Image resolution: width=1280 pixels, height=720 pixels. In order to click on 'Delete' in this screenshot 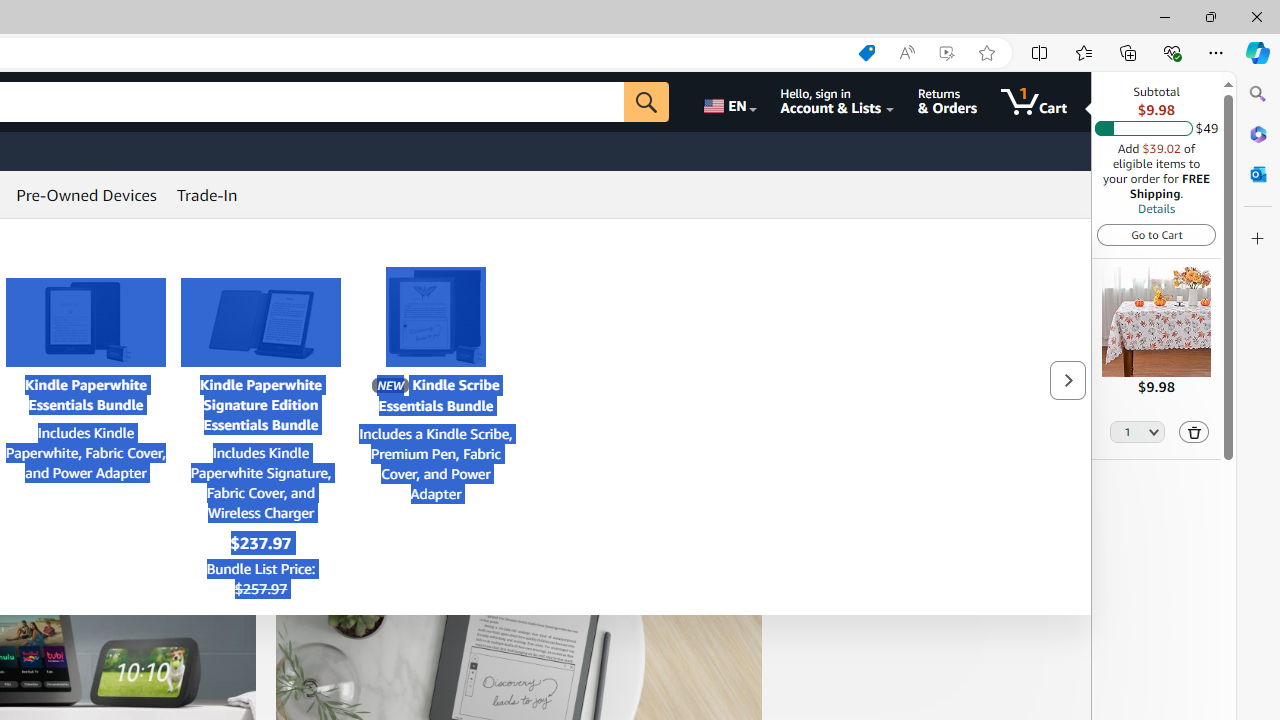, I will do `click(1194, 430)`.